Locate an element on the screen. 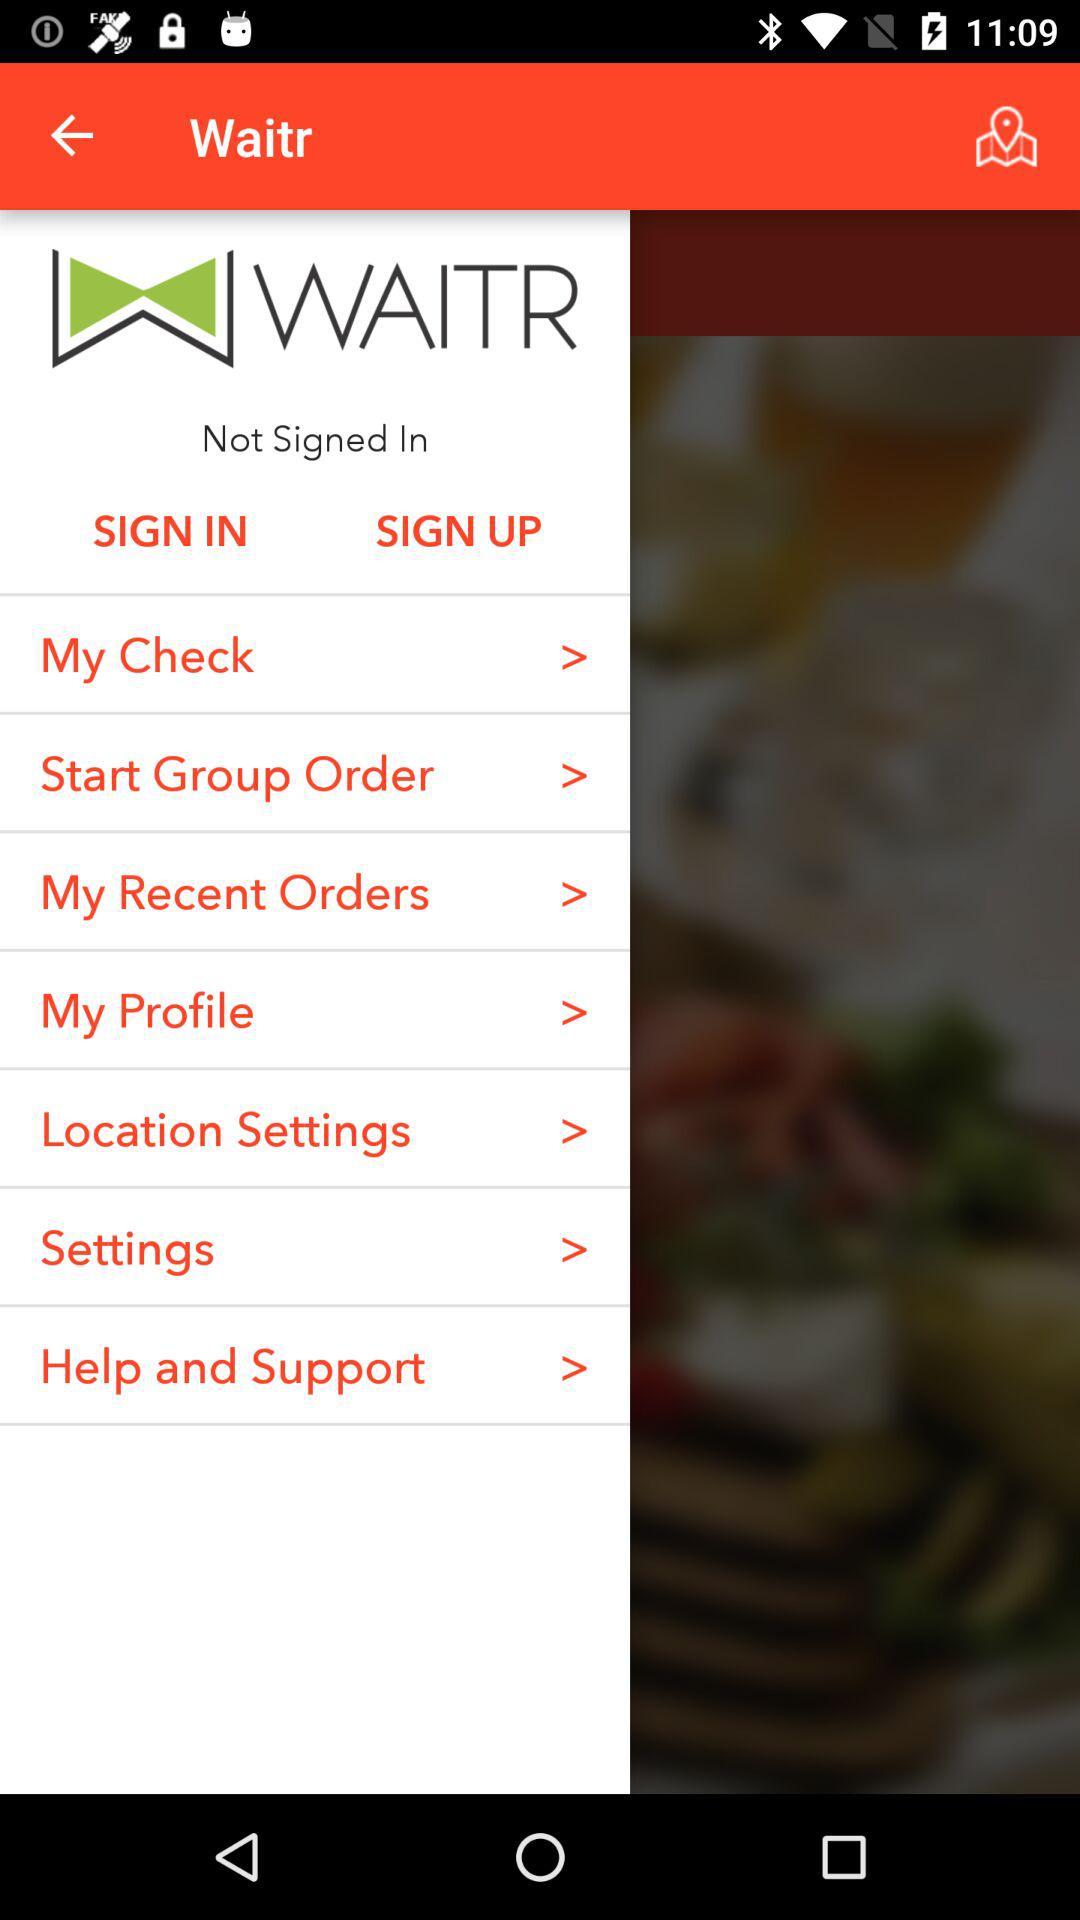  icon above my profile icon is located at coordinates (233, 890).